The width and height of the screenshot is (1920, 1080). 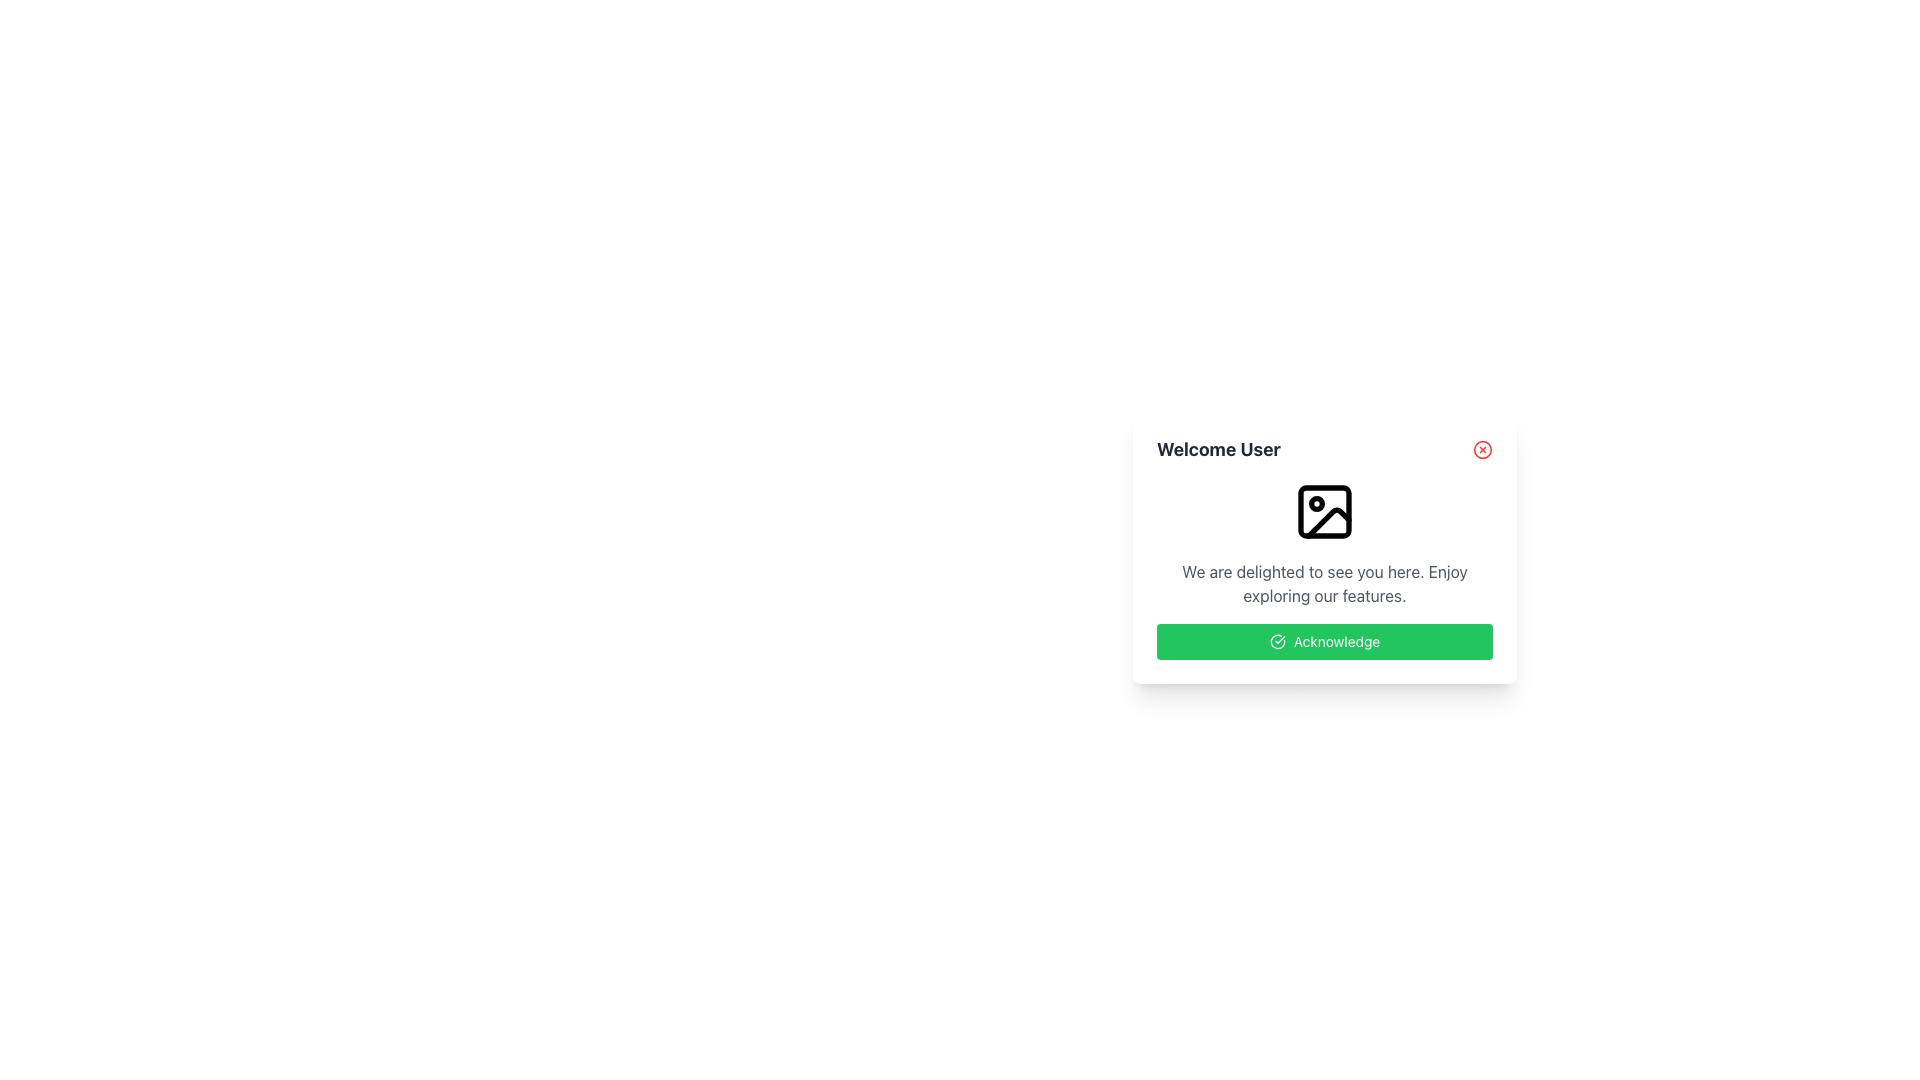 I want to click on the SVG icon representing a circular check mark symbol located inside the green button labeled 'Acknowledge' at the bottom-center of the modal, so click(x=1276, y=641).